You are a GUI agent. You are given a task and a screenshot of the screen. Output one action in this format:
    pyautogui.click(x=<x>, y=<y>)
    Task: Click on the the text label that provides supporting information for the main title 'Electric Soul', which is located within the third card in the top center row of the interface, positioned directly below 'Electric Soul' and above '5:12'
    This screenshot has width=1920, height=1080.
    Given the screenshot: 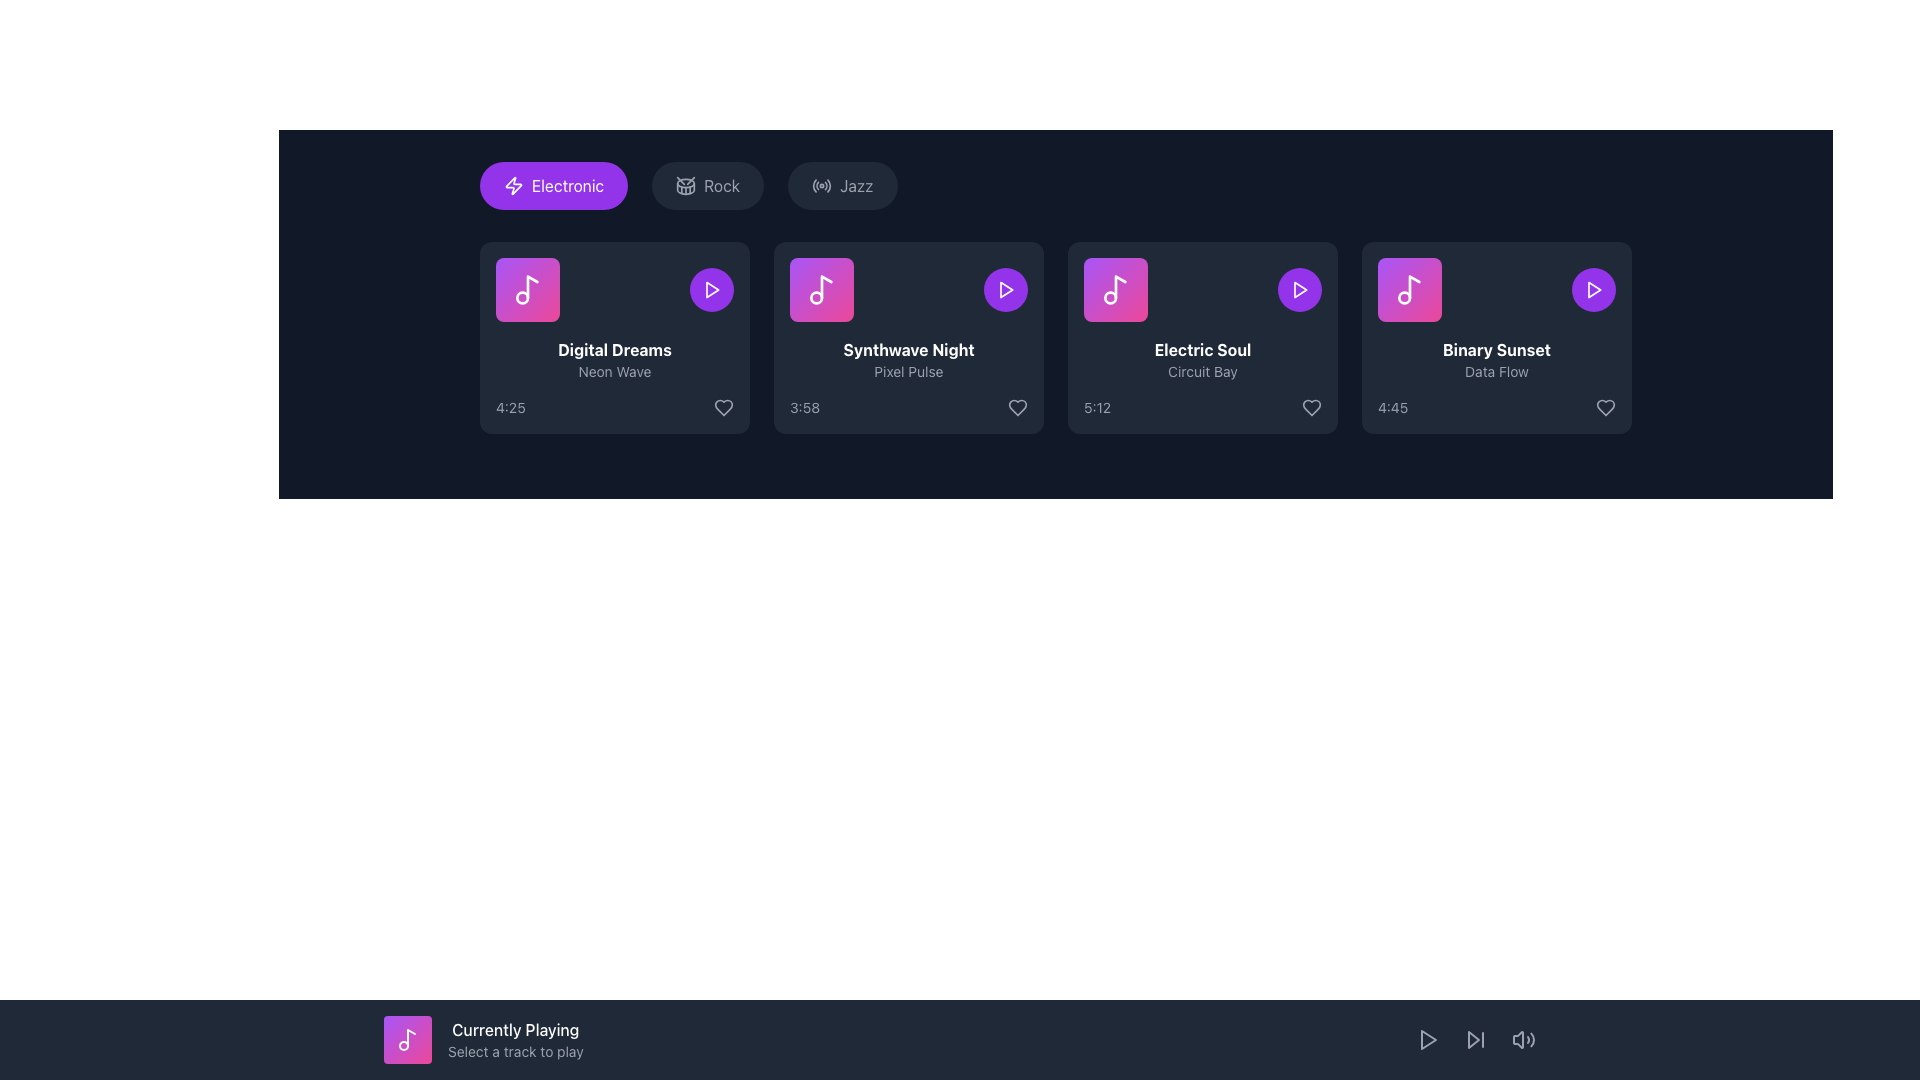 What is the action you would take?
    pyautogui.click(x=1202, y=371)
    